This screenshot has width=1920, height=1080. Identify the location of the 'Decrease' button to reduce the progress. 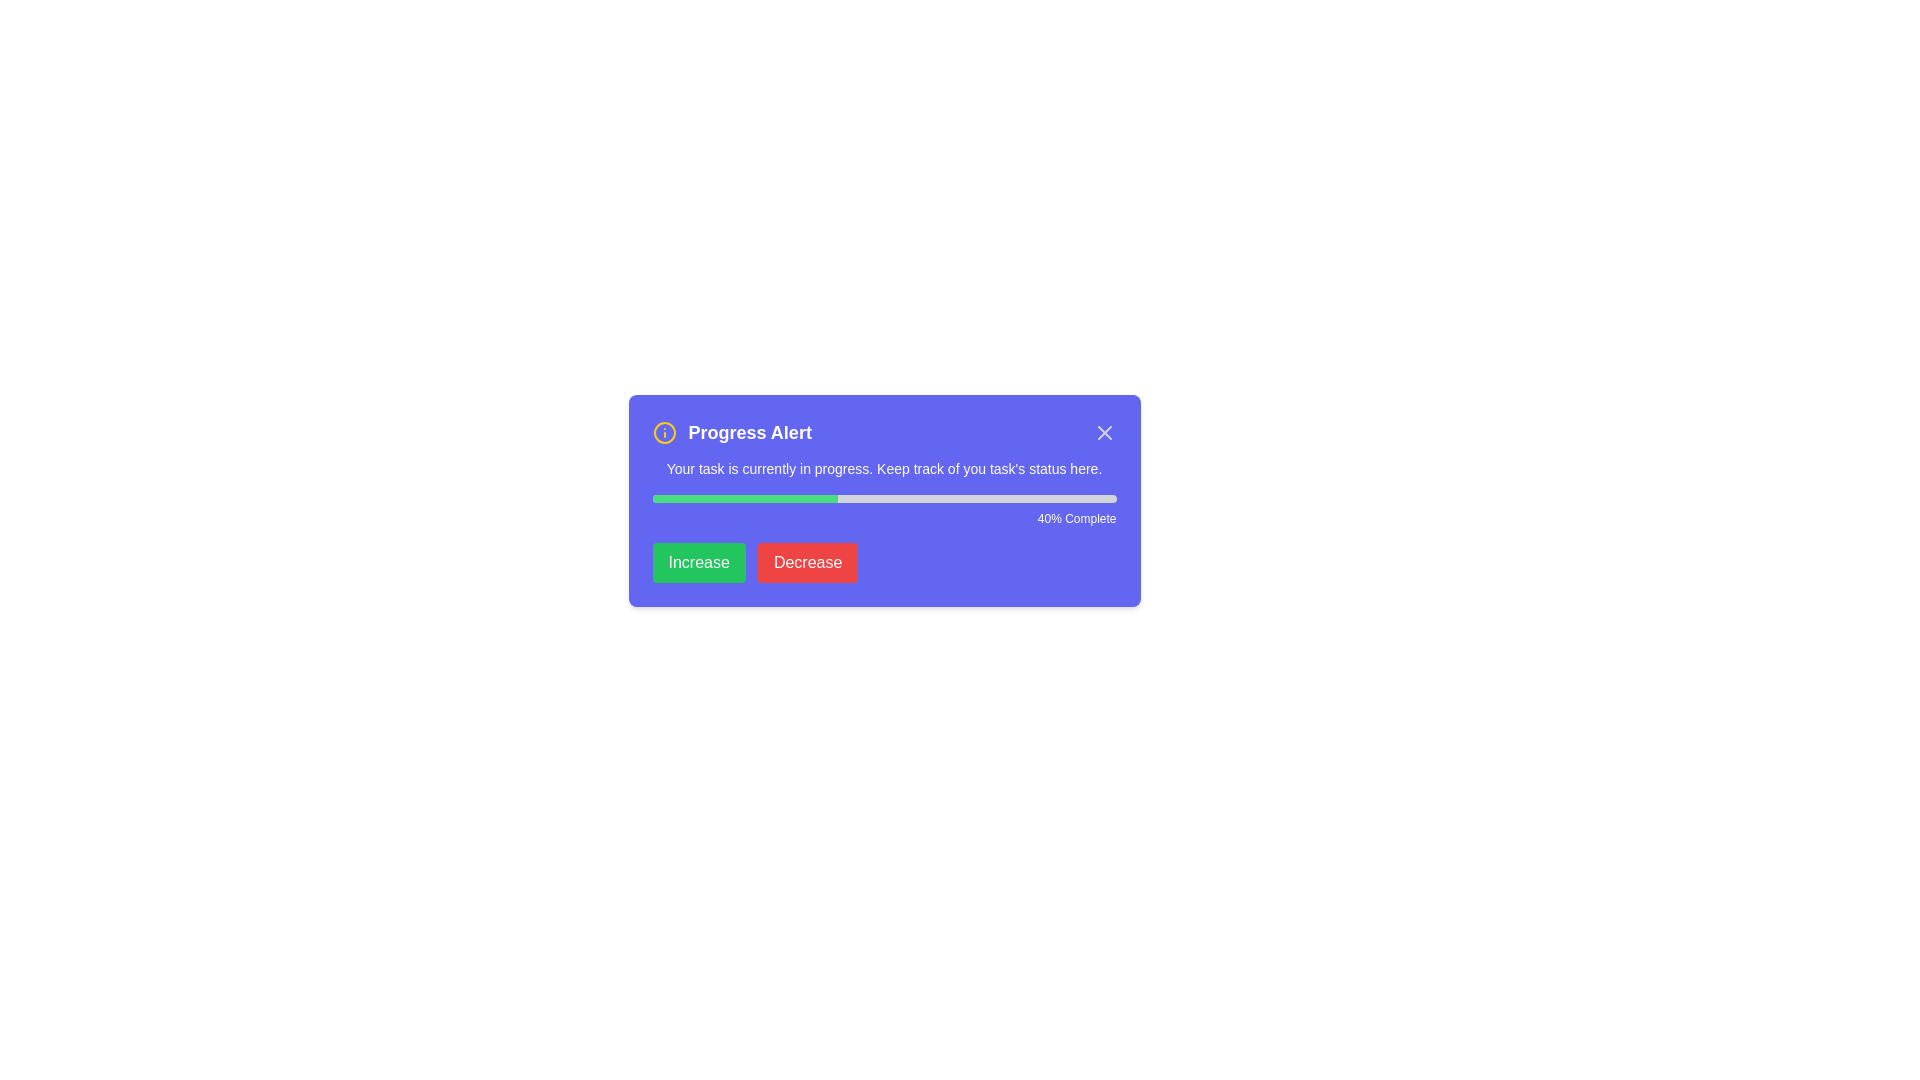
(807, 563).